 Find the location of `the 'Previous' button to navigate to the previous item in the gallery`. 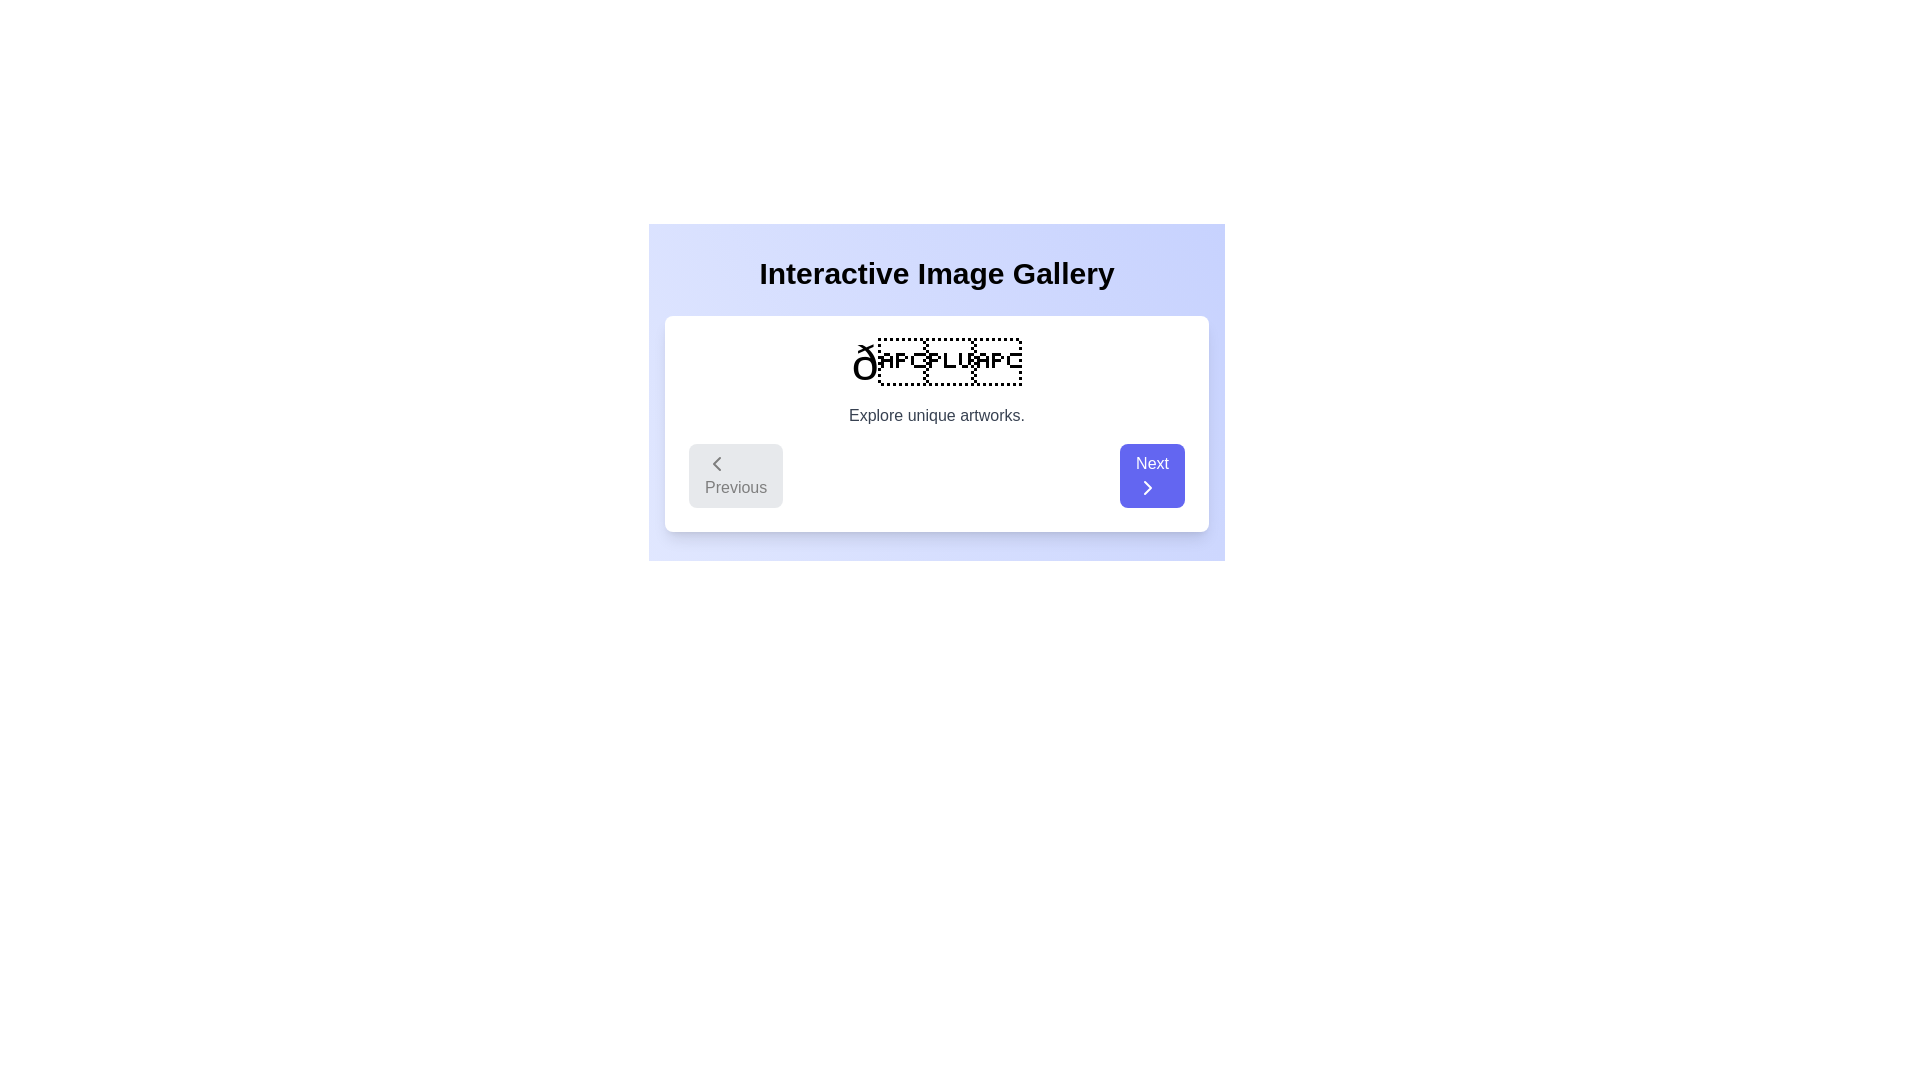

the 'Previous' button to navigate to the previous item in the gallery is located at coordinates (734, 475).